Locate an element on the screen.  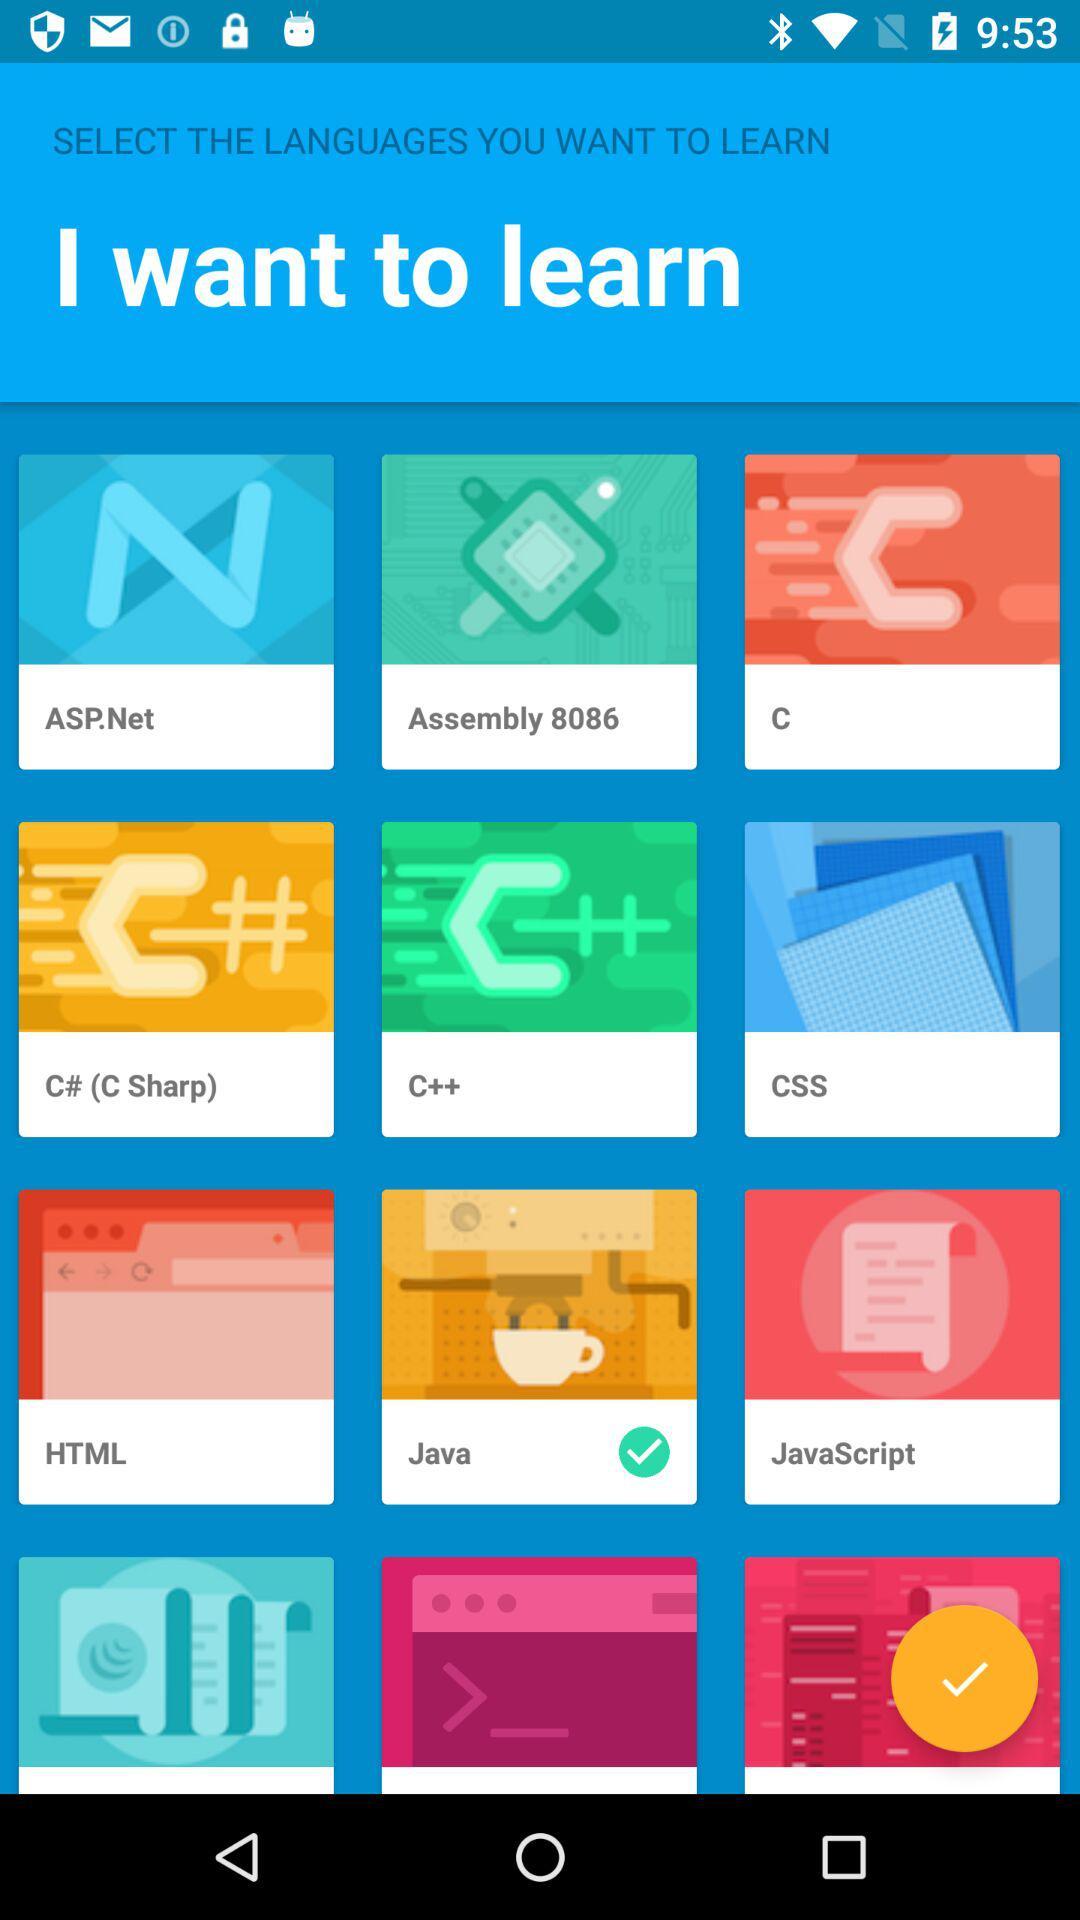
the check icon is located at coordinates (963, 1678).